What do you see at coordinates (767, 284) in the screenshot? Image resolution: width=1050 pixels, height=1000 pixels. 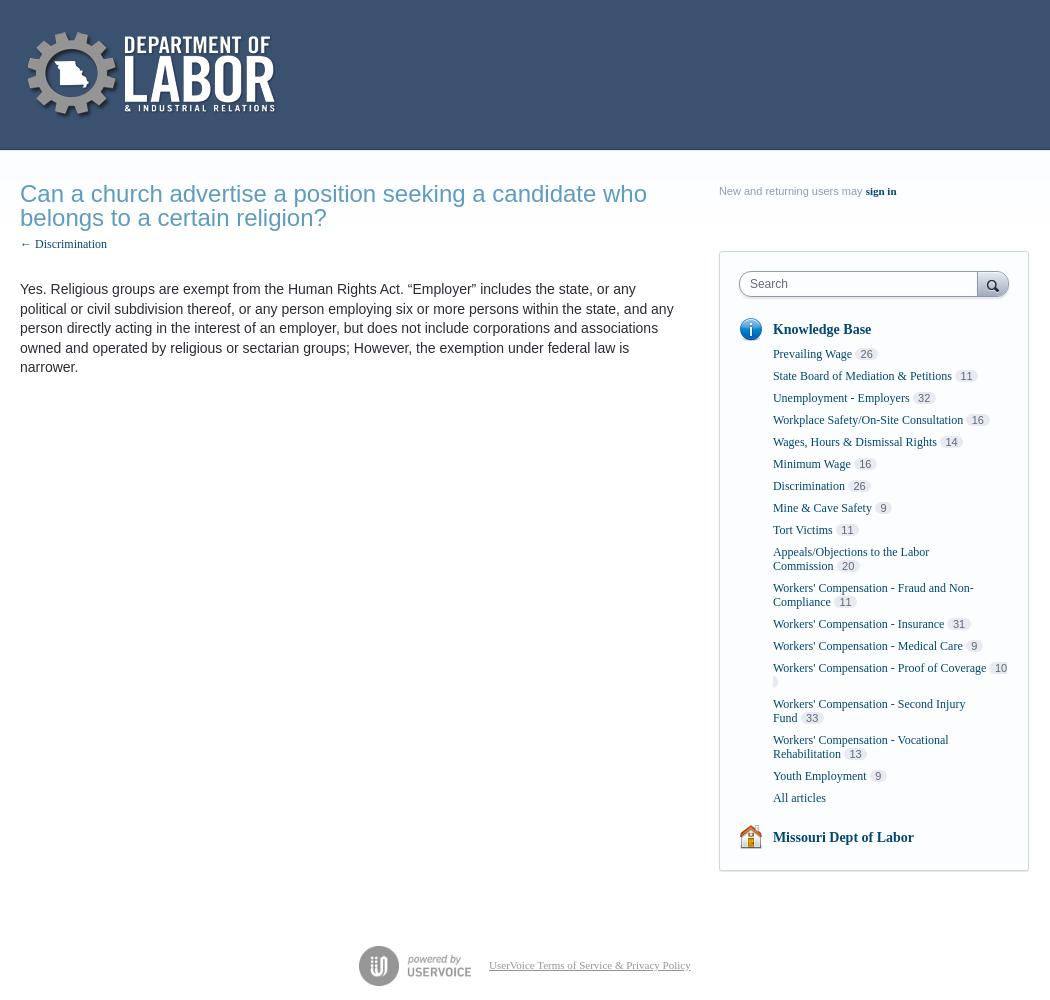 I see `'Search'` at bounding box center [767, 284].